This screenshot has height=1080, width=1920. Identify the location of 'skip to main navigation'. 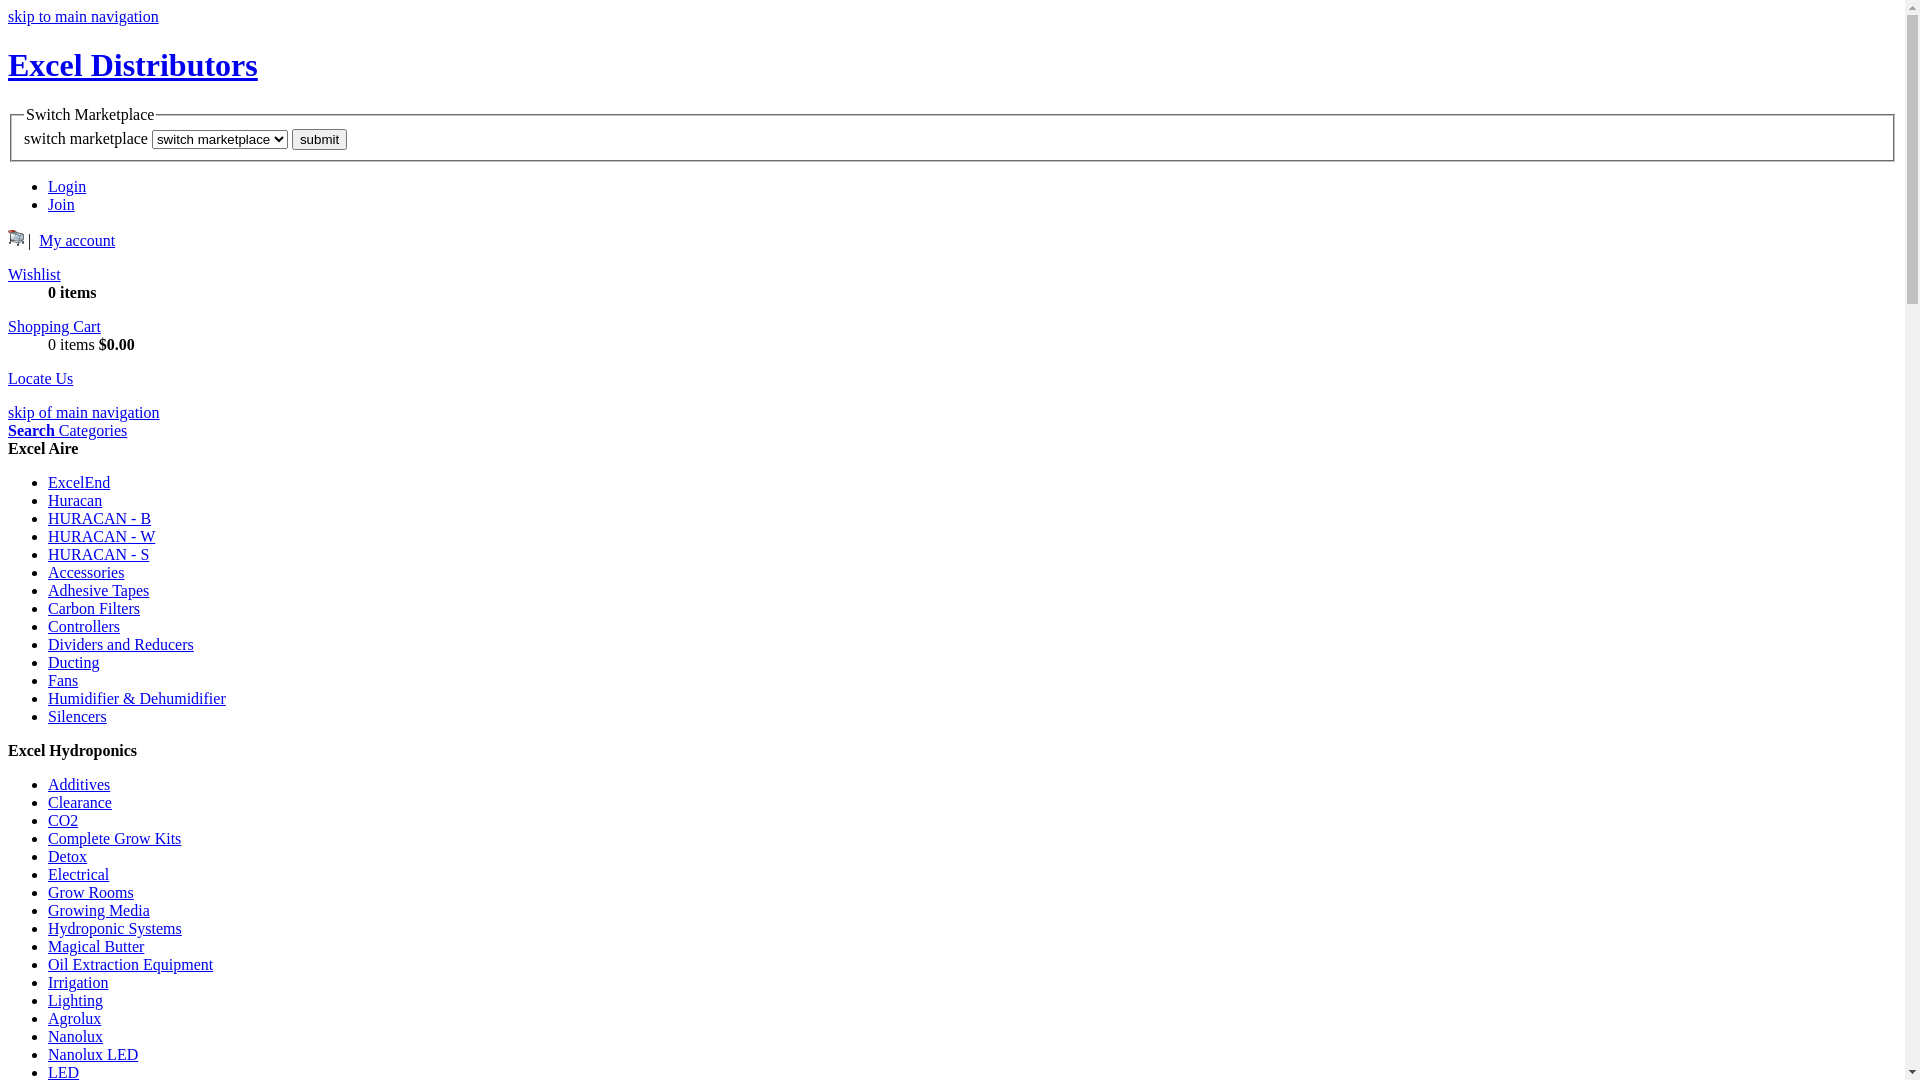
(82, 16).